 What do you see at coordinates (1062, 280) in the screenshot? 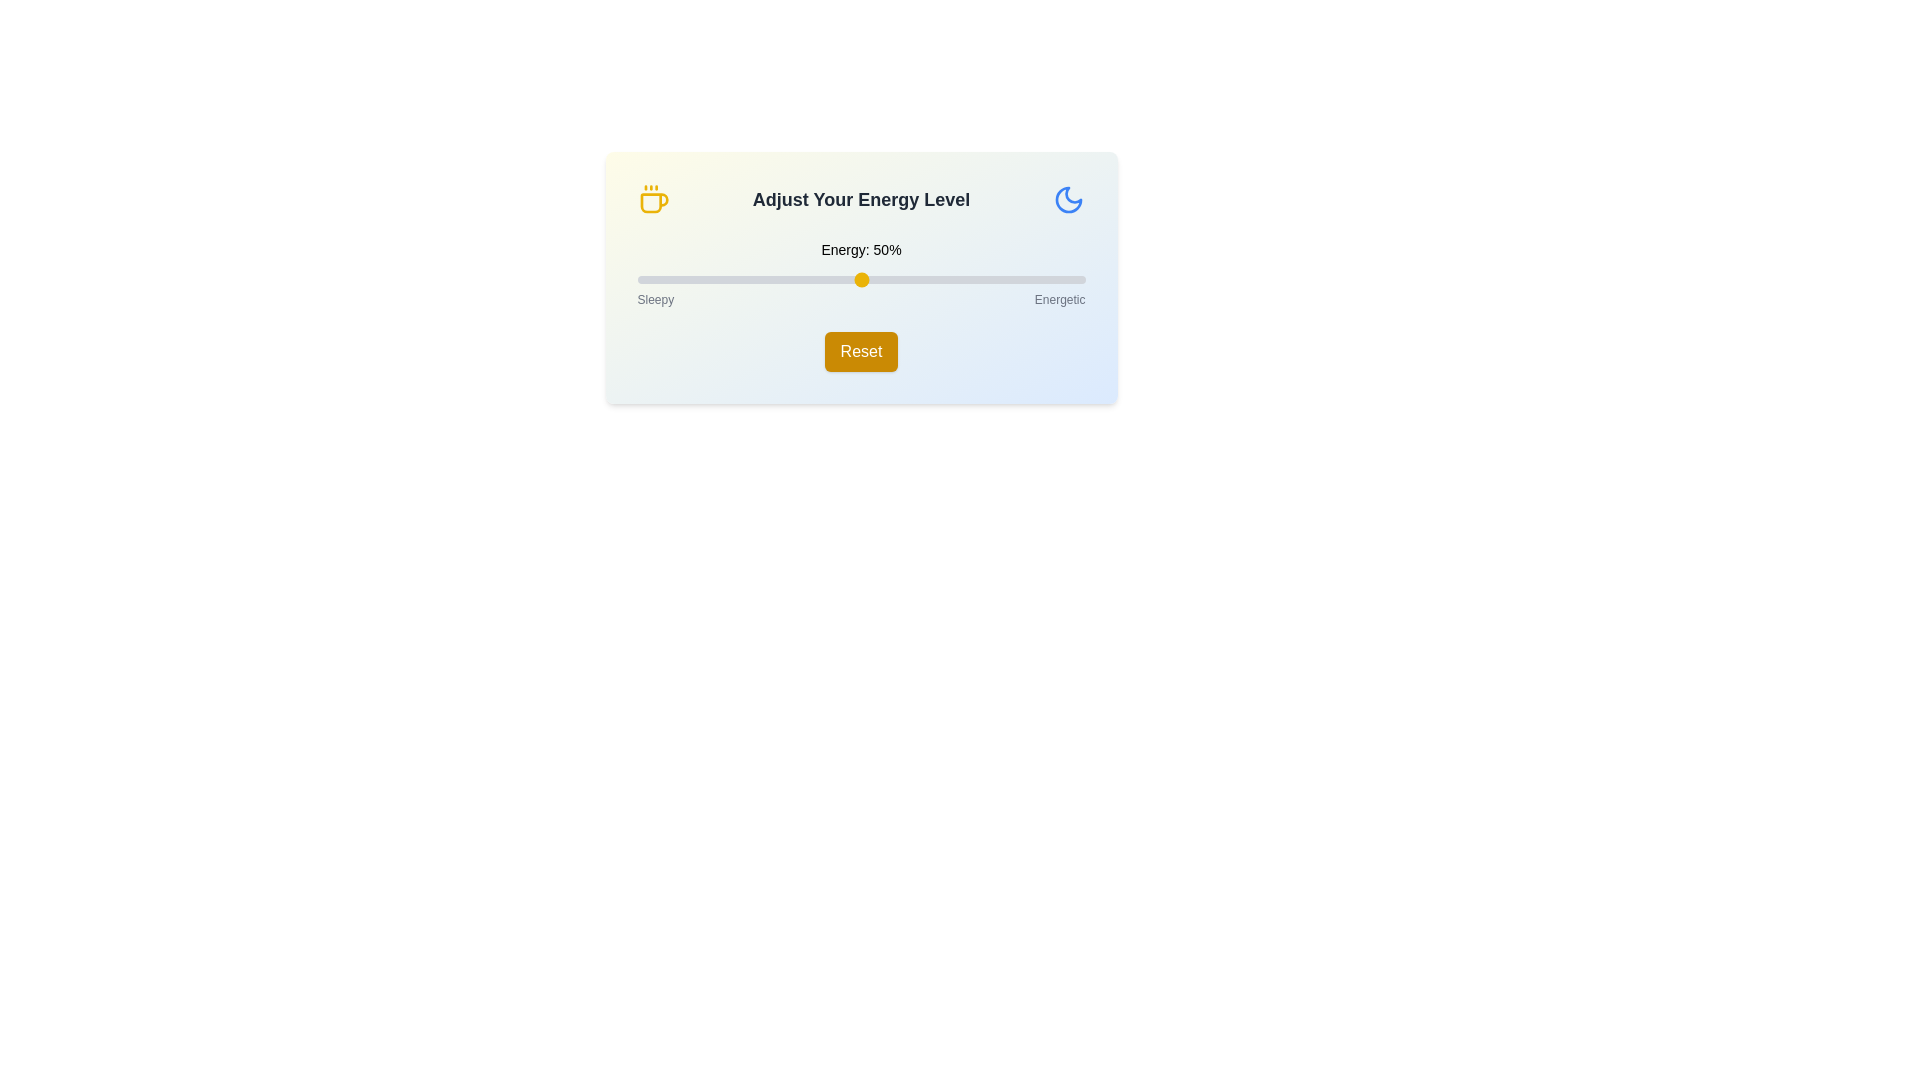
I see `the energy level slider to 95%` at bounding box center [1062, 280].